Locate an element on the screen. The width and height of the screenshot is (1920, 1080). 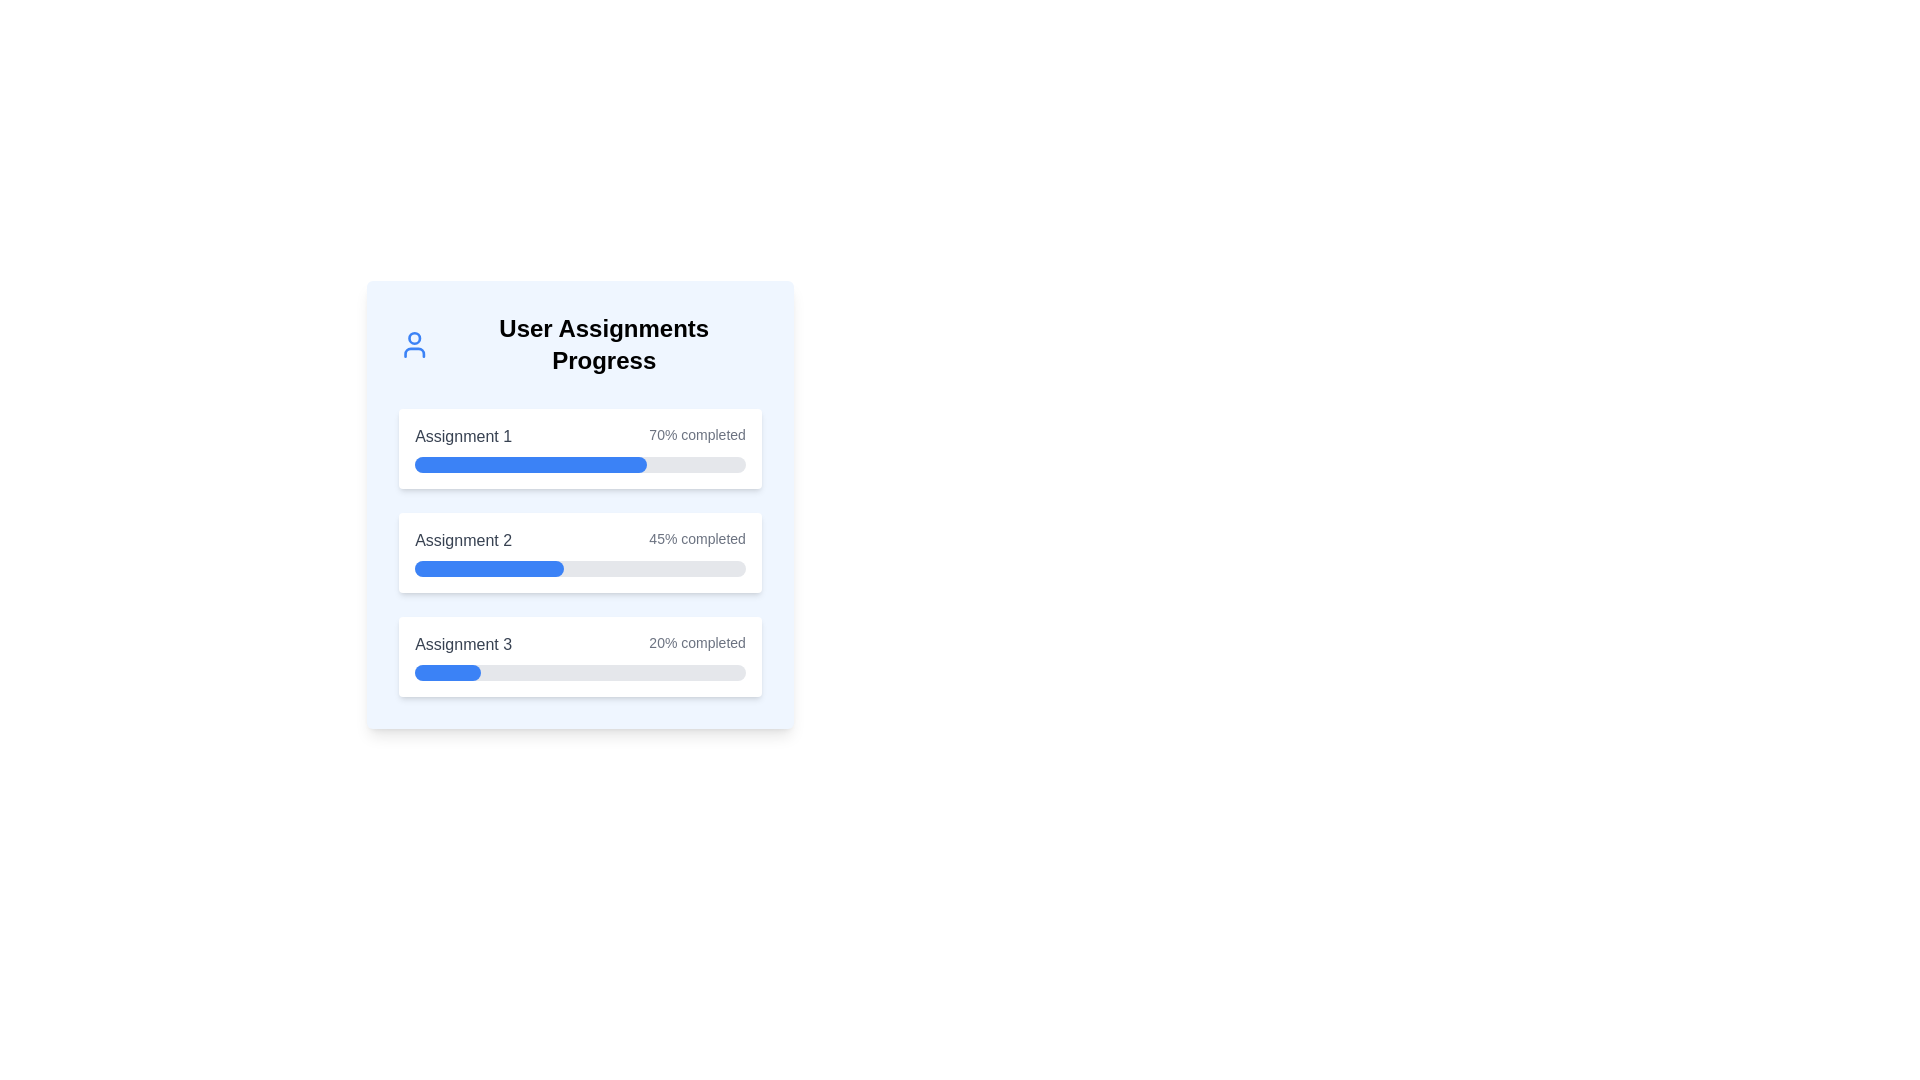
the static text label indicating the progress percentage of '20% completed' for Assignment 3 located in the progress section of the third card under 'User Assignments Progress' is located at coordinates (697, 644).